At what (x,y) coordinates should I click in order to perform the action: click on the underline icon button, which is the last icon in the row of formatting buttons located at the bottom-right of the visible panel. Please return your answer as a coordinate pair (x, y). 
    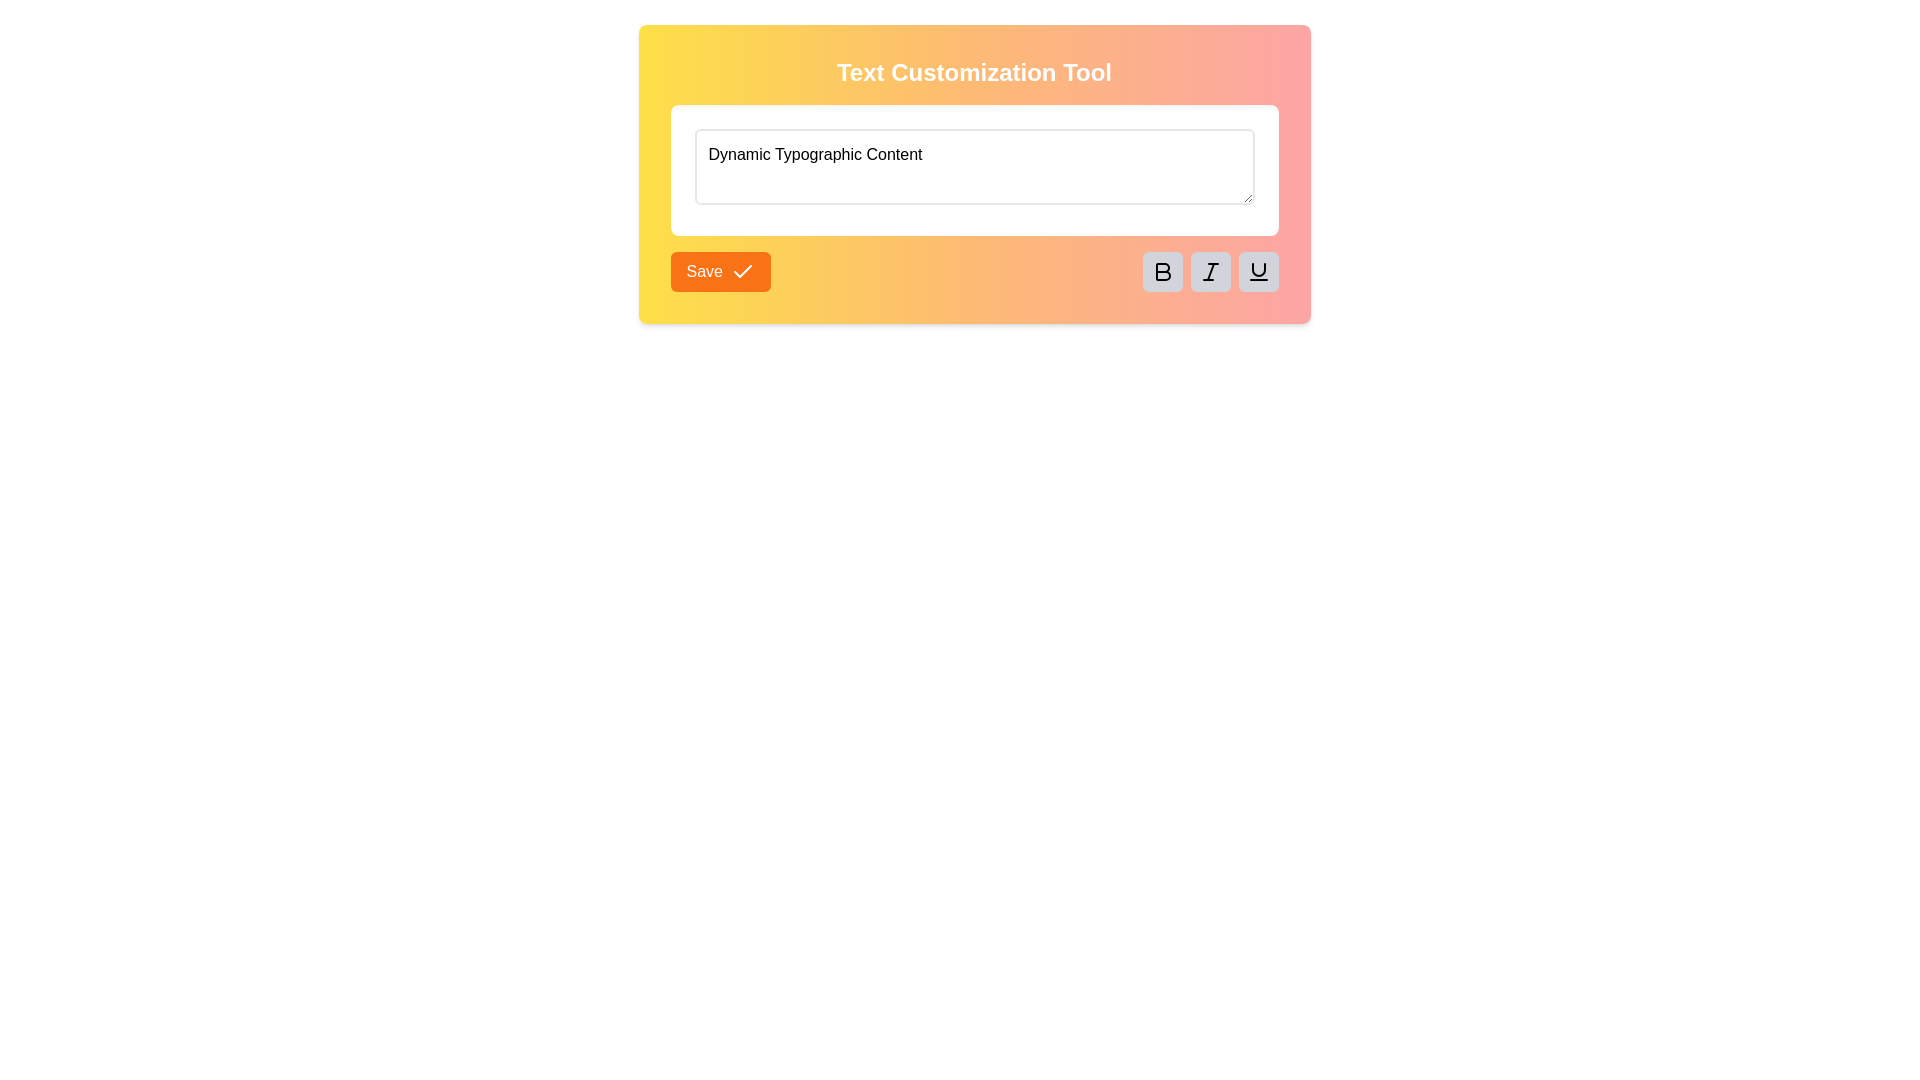
    Looking at the image, I should click on (1257, 272).